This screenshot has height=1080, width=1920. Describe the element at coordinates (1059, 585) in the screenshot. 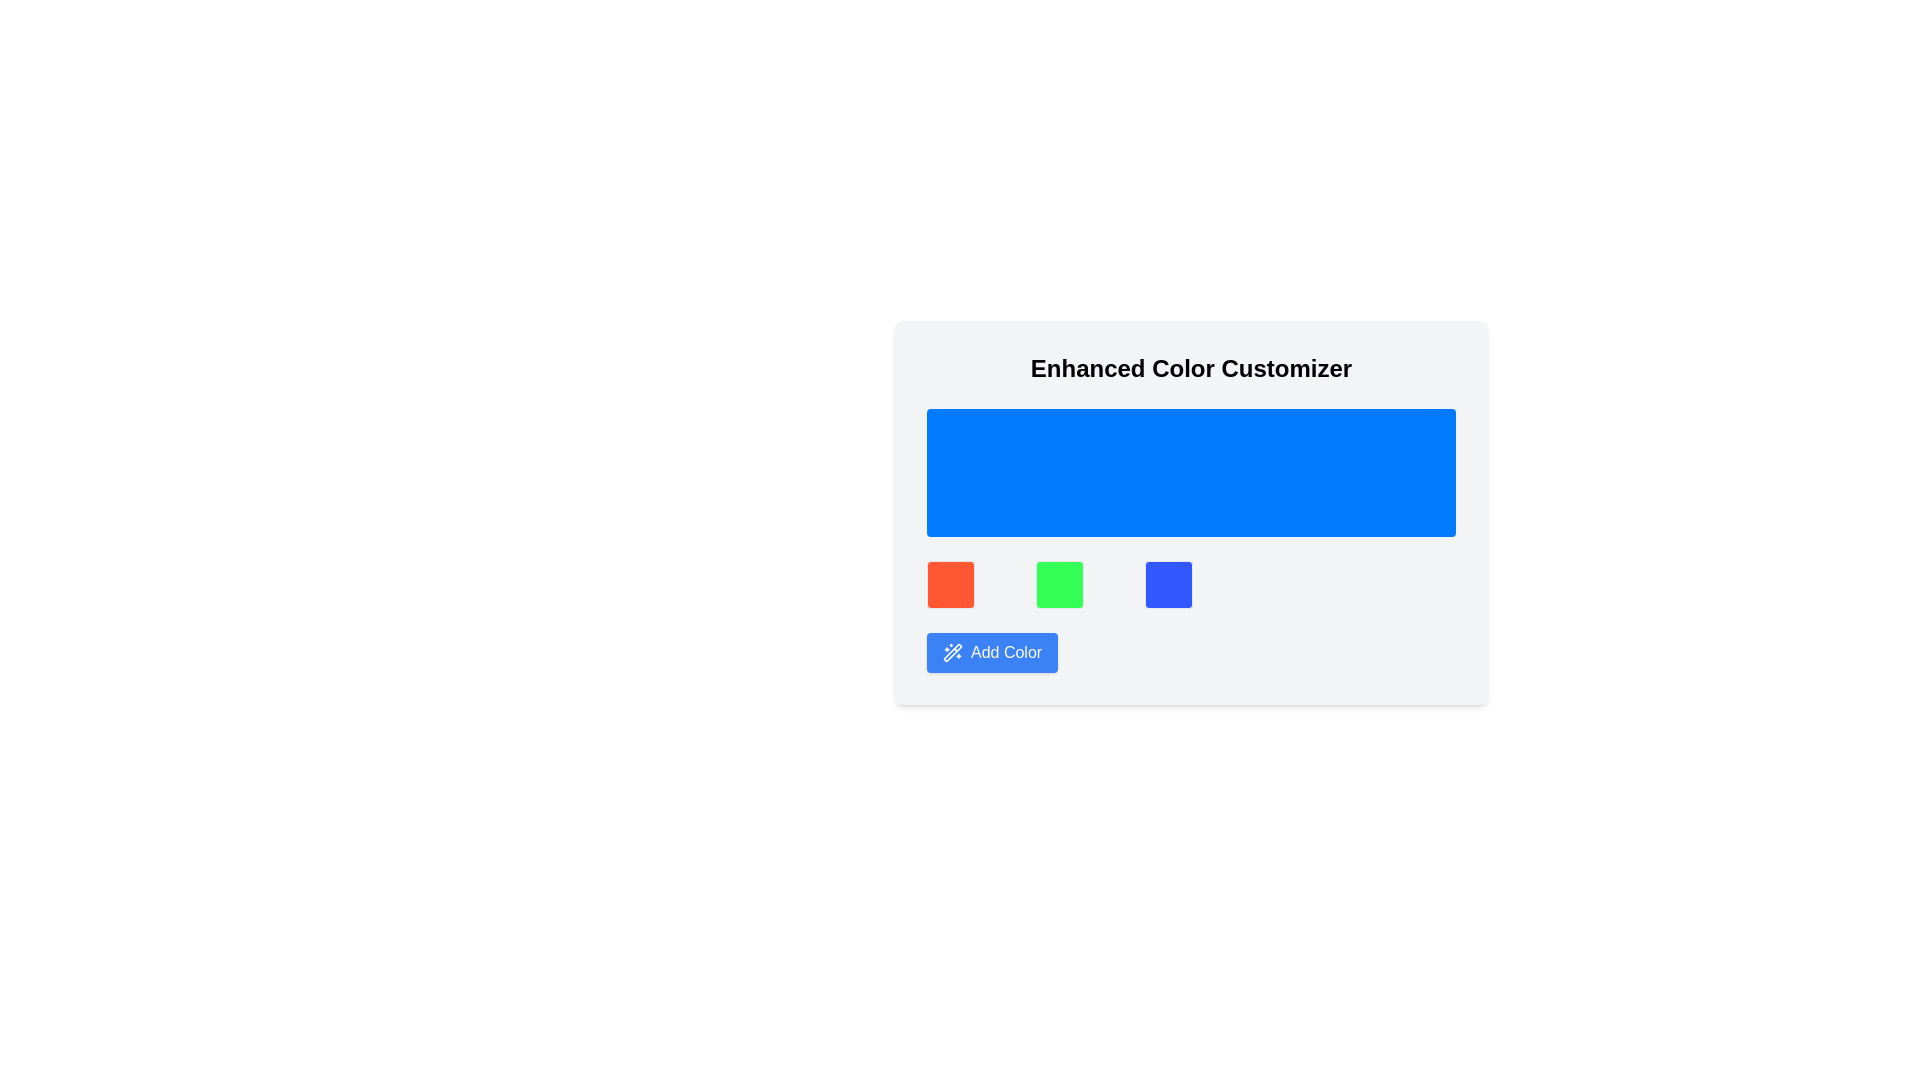

I see `the small square button with a green background, which is the second button in a row of three, positioned below a blue rectangular area` at that location.